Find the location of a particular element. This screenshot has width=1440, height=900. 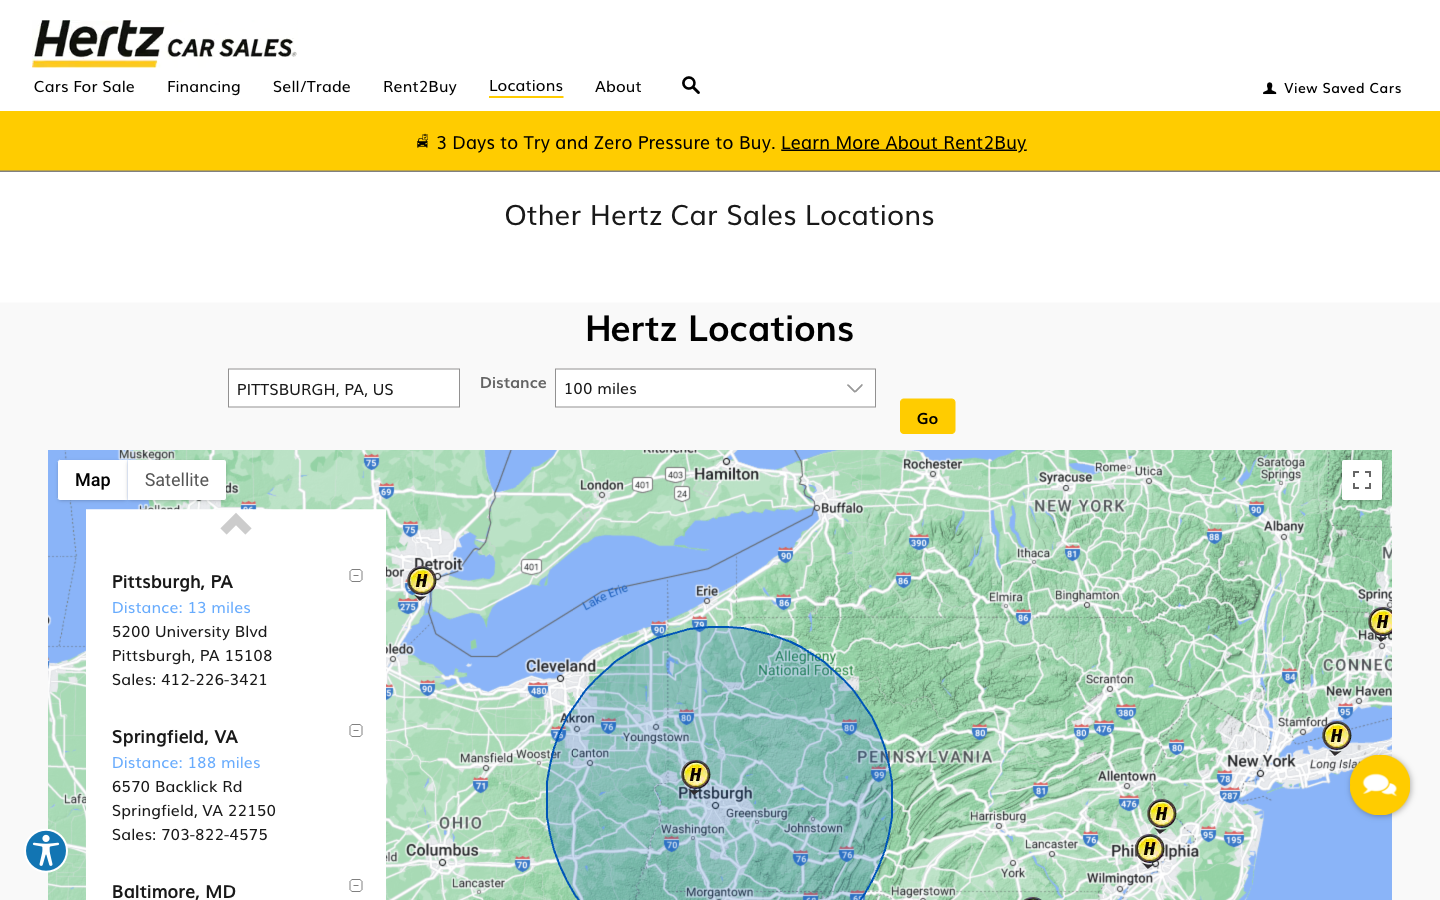

the rent2buy information page is located at coordinates (904, 141).